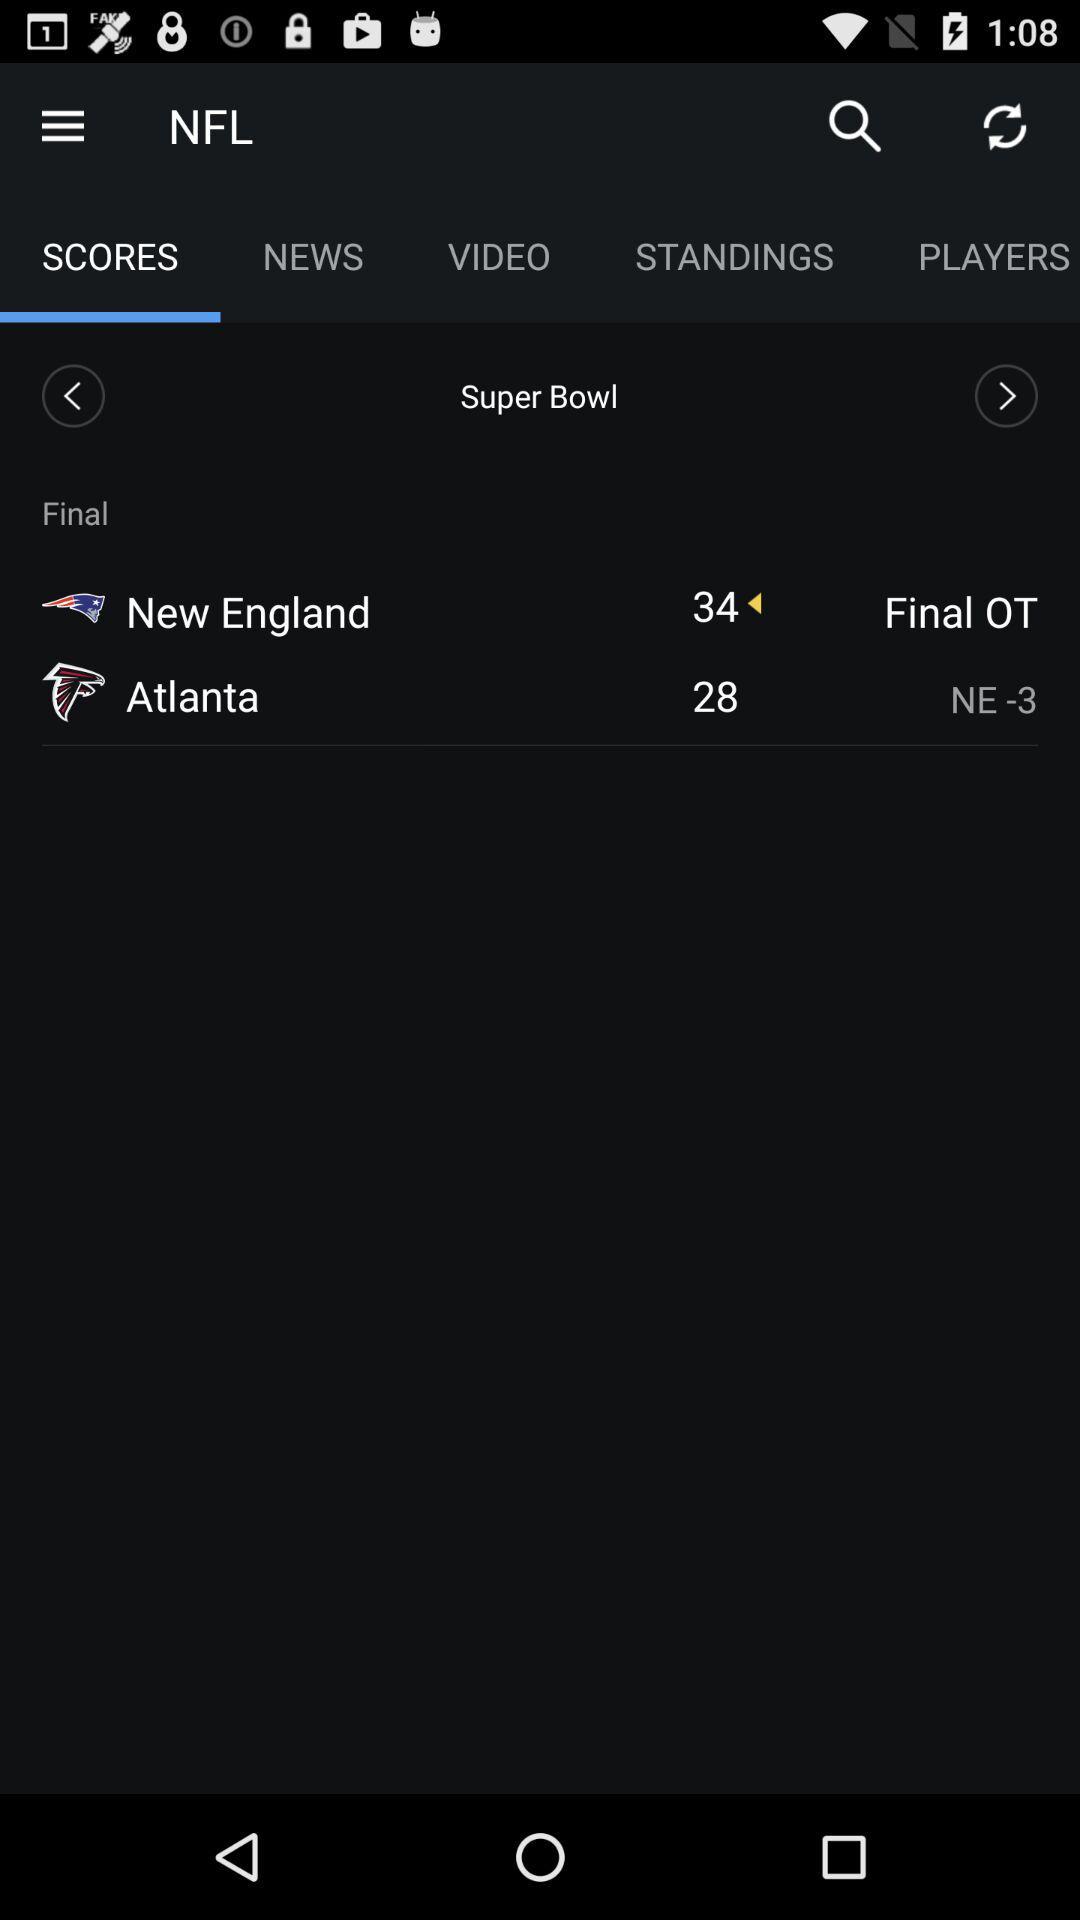 This screenshot has width=1080, height=1920. What do you see at coordinates (855, 124) in the screenshot?
I see `search` at bounding box center [855, 124].